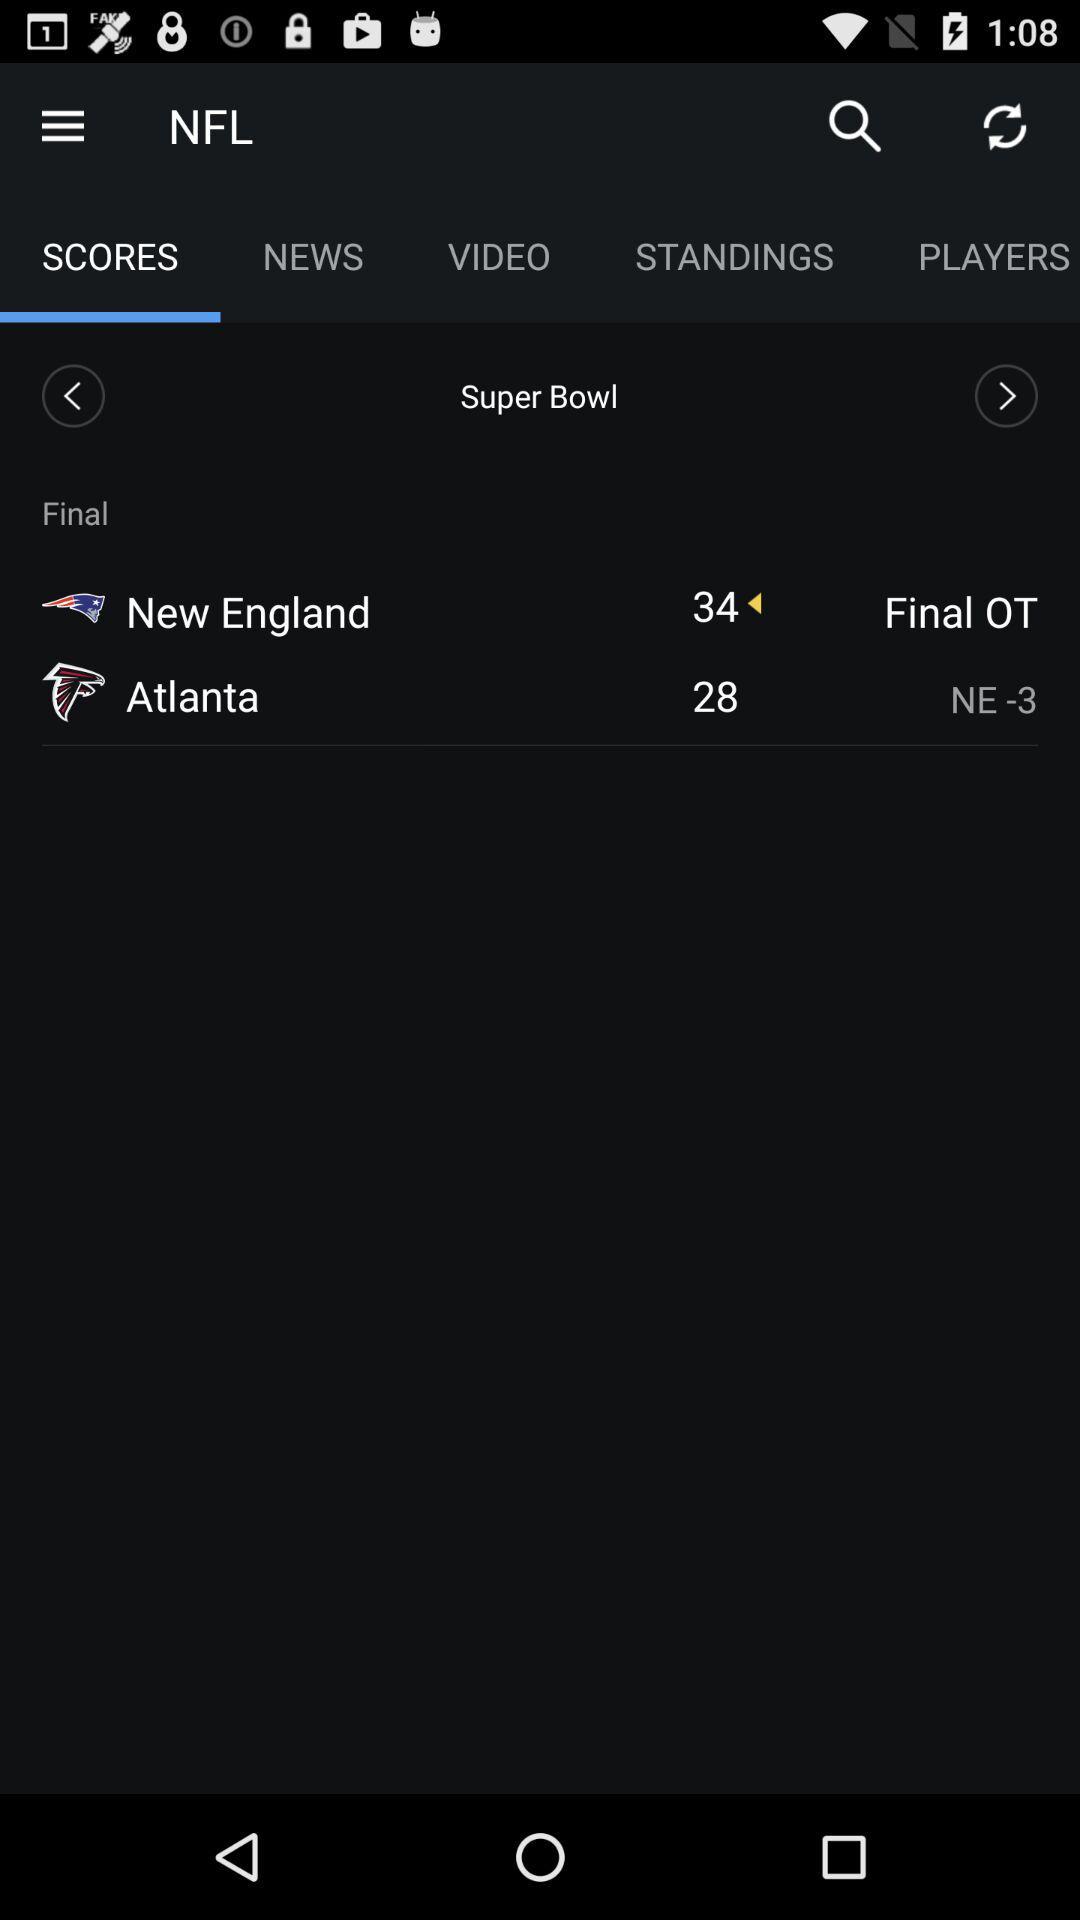 This screenshot has width=1080, height=1920. What do you see at coordinates (855, 124) in the screenshot?
I see `search` at bounding box center [855, 124].